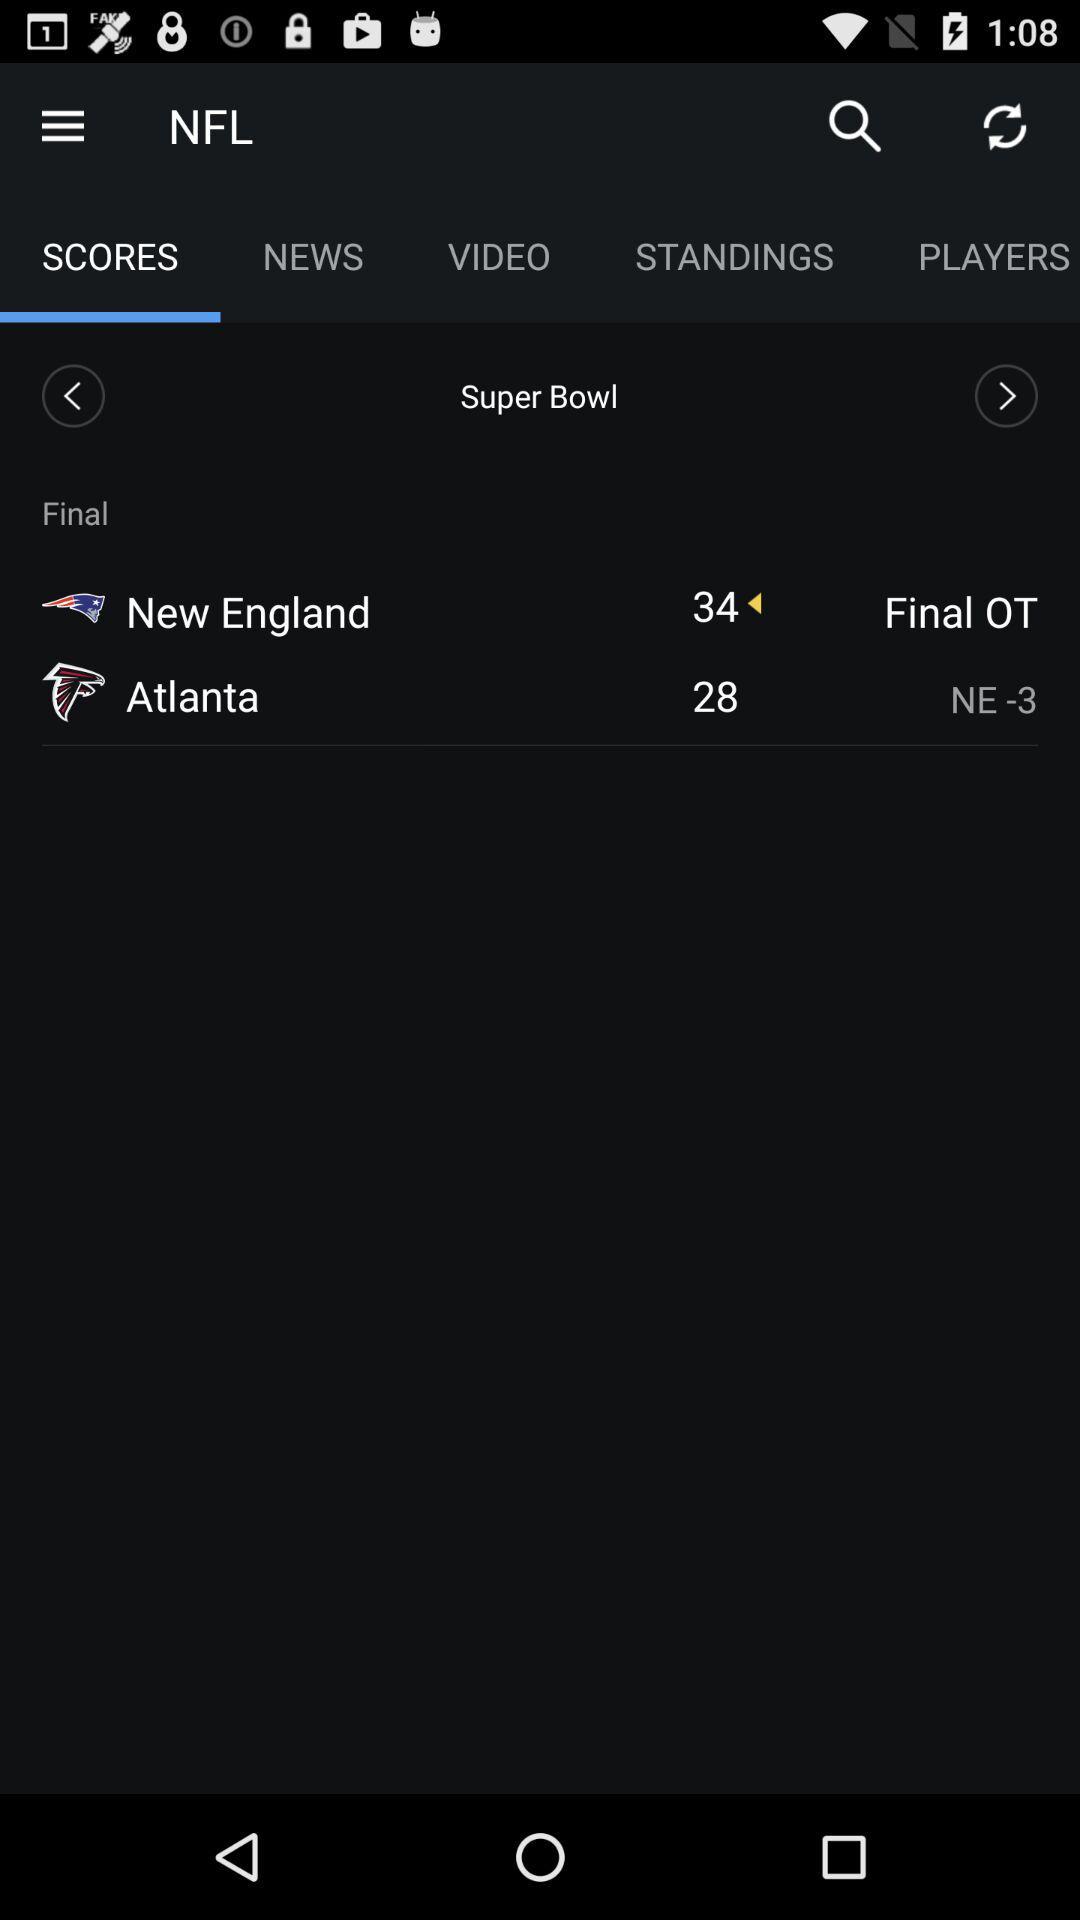 This screenshot has width=1080, height=1920. What do you see at coordinates (855, 124) in the screenshot?
I see `search` at bounding box center [855, 124].